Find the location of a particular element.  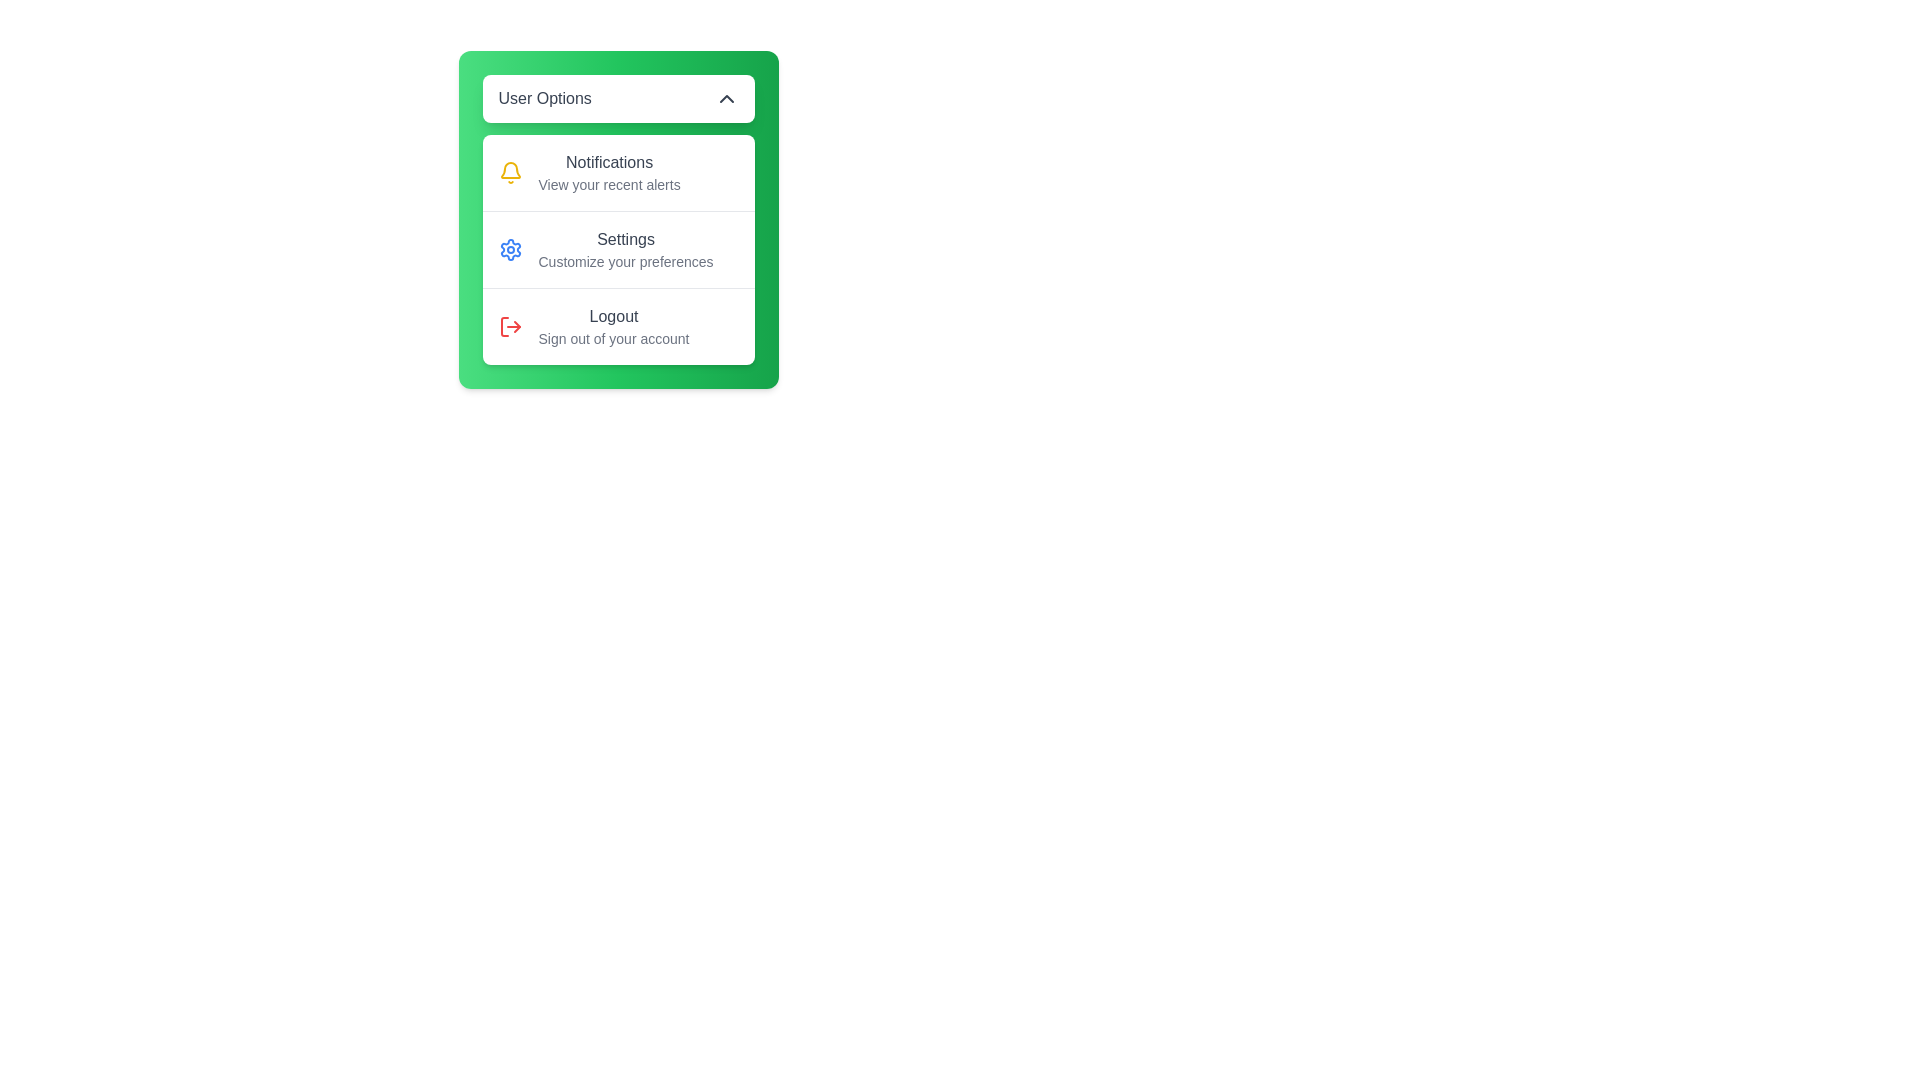

the 'Logout' menu option, which is the third option in the 'User Options' dropdown, featuring a red logout arrow icon and bold text saying 'Logout' is located at coordinates (617, 325).